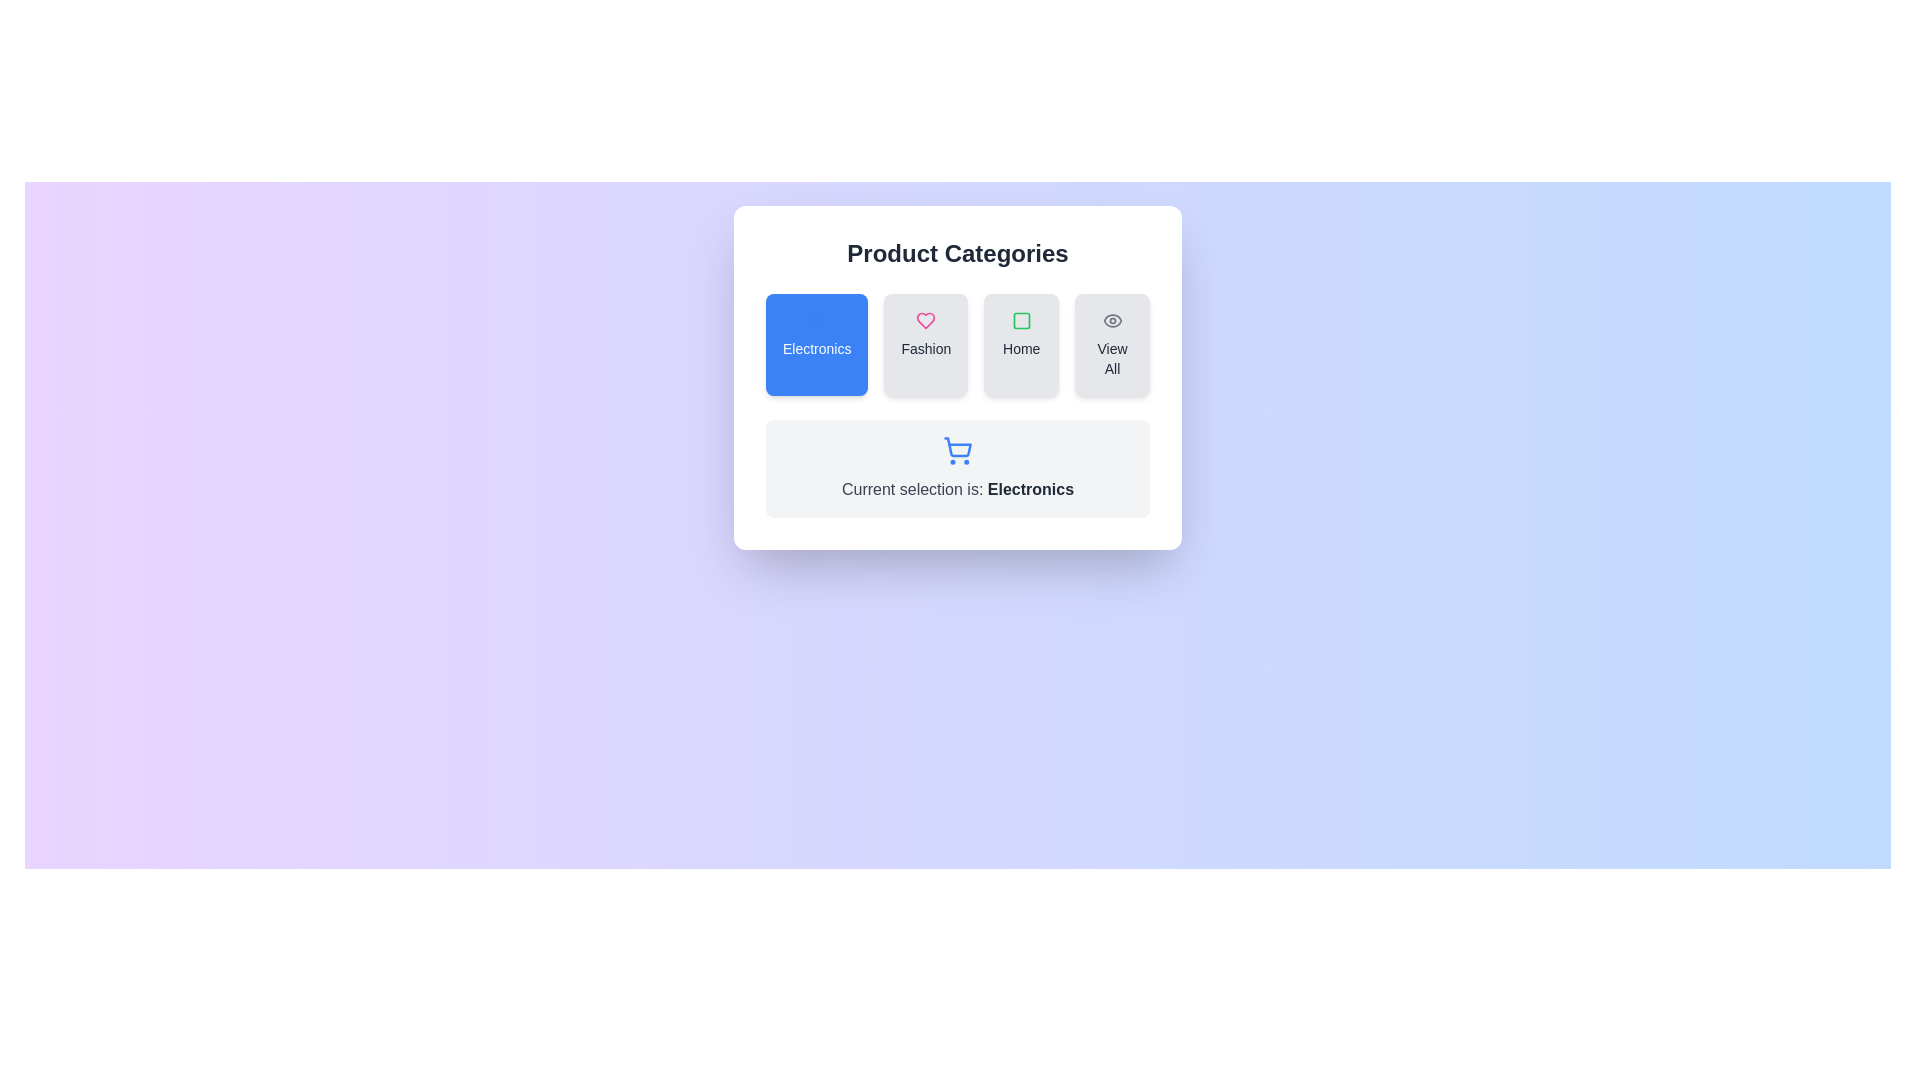 This screenshot has width=1920, height=1080. I want to click on the 'Fashion' label located at the bottom center of the button-like UI element, so click(925, 347).